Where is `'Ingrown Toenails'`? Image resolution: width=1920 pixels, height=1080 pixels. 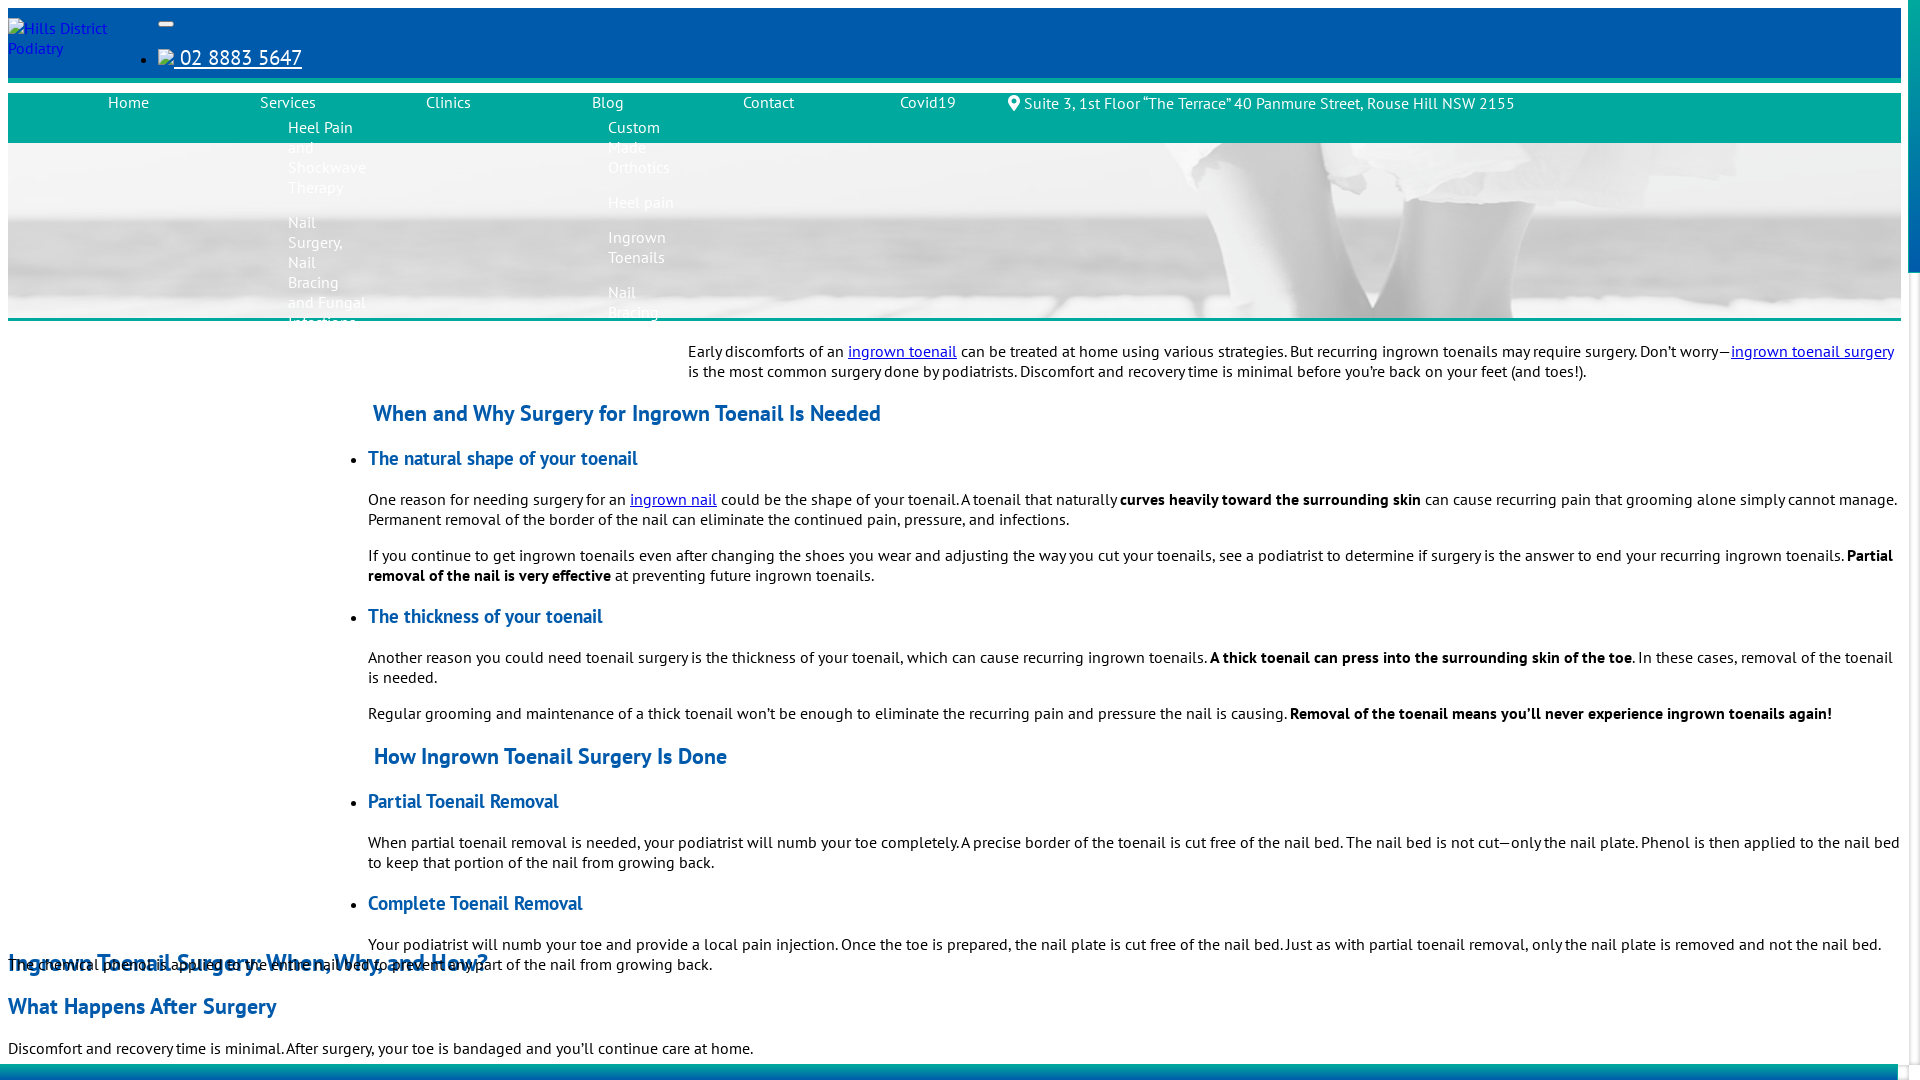
'Ingrown Toenails' is located at coordinates (636, 245).